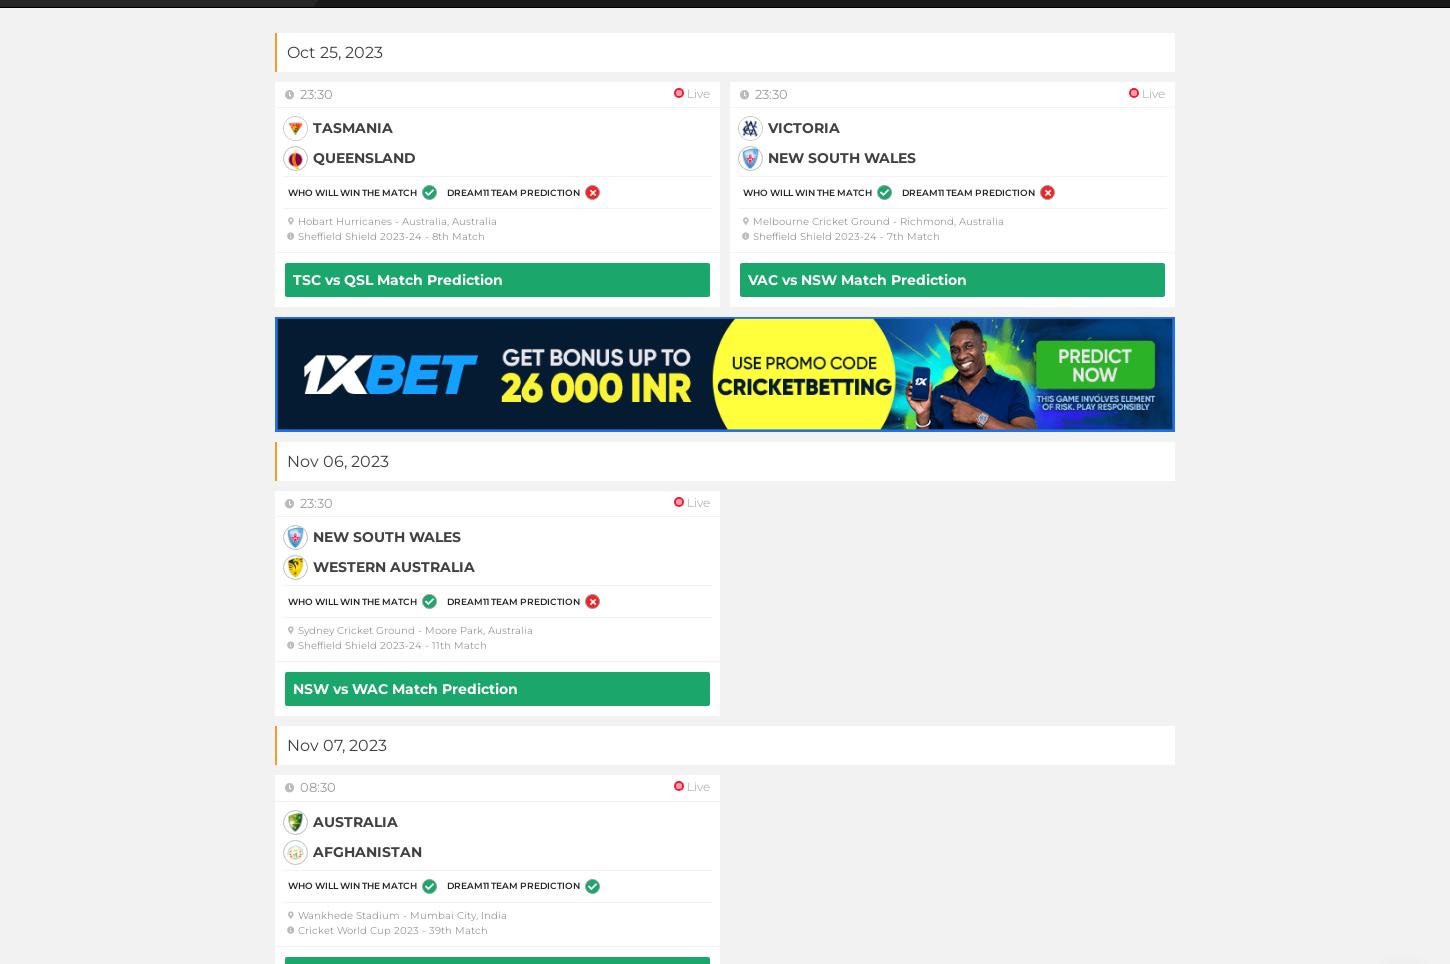  What do you see at coordinates (355, 820) in the screenshot?
I see `'Australia'` at bounding box center [355, 820].